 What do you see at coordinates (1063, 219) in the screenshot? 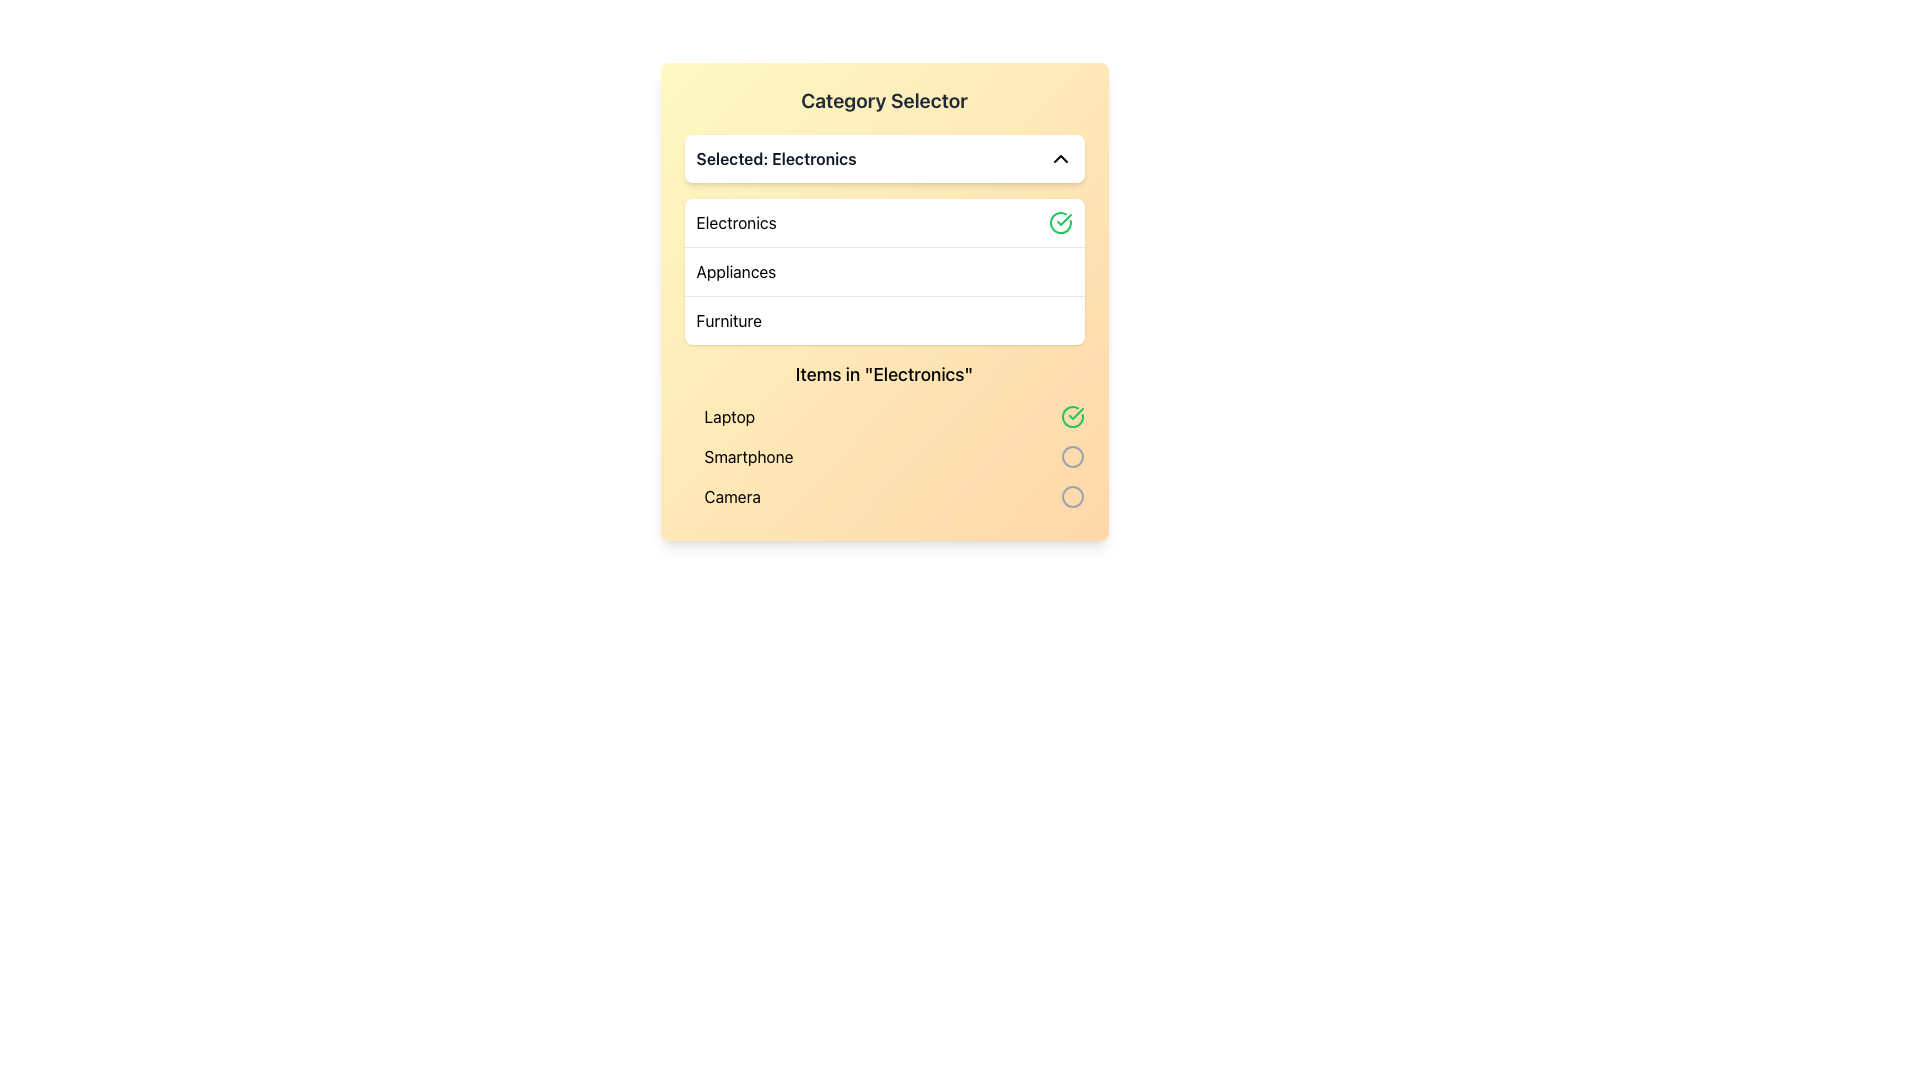
I see `the 'Electronics' category indicator icon located beside the 'Electronics' text label in the dropdown menu` at bounding box center [1063, 219].